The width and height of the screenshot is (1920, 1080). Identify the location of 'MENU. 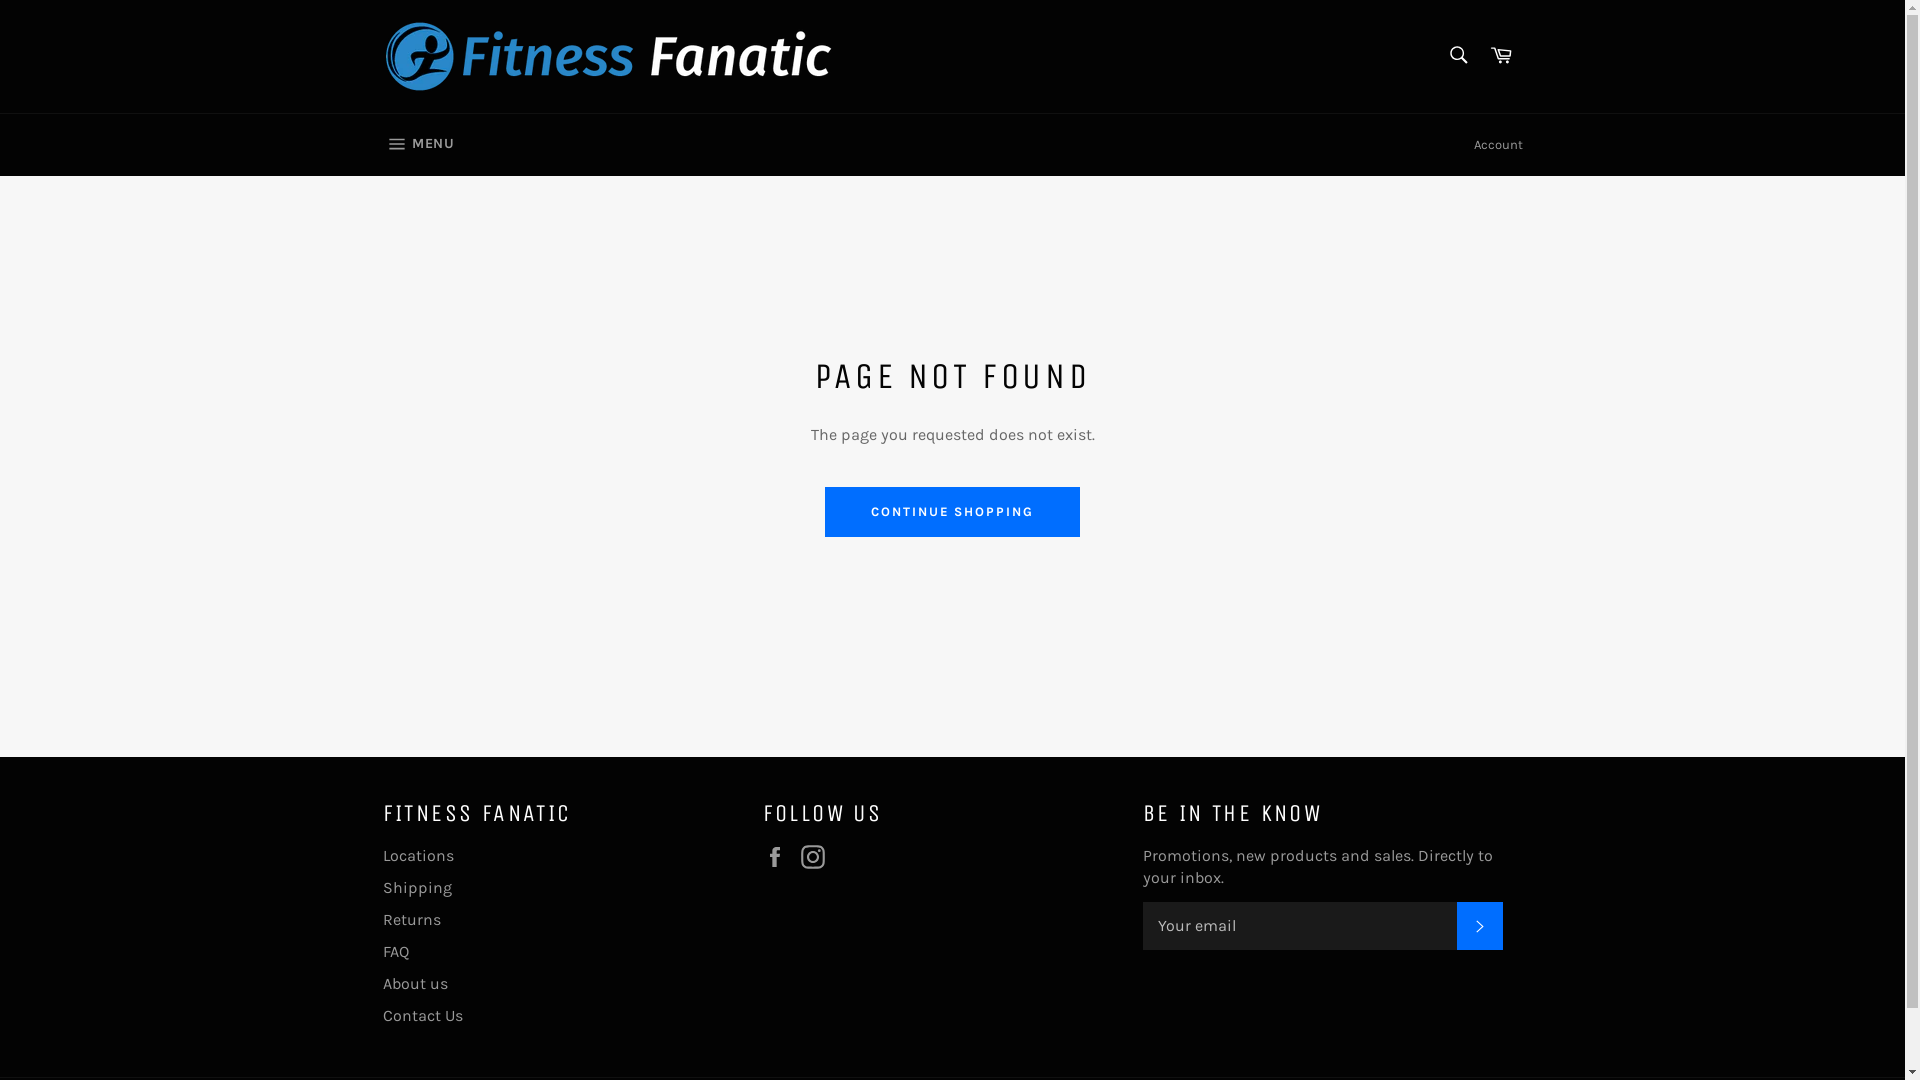
(416, 144).